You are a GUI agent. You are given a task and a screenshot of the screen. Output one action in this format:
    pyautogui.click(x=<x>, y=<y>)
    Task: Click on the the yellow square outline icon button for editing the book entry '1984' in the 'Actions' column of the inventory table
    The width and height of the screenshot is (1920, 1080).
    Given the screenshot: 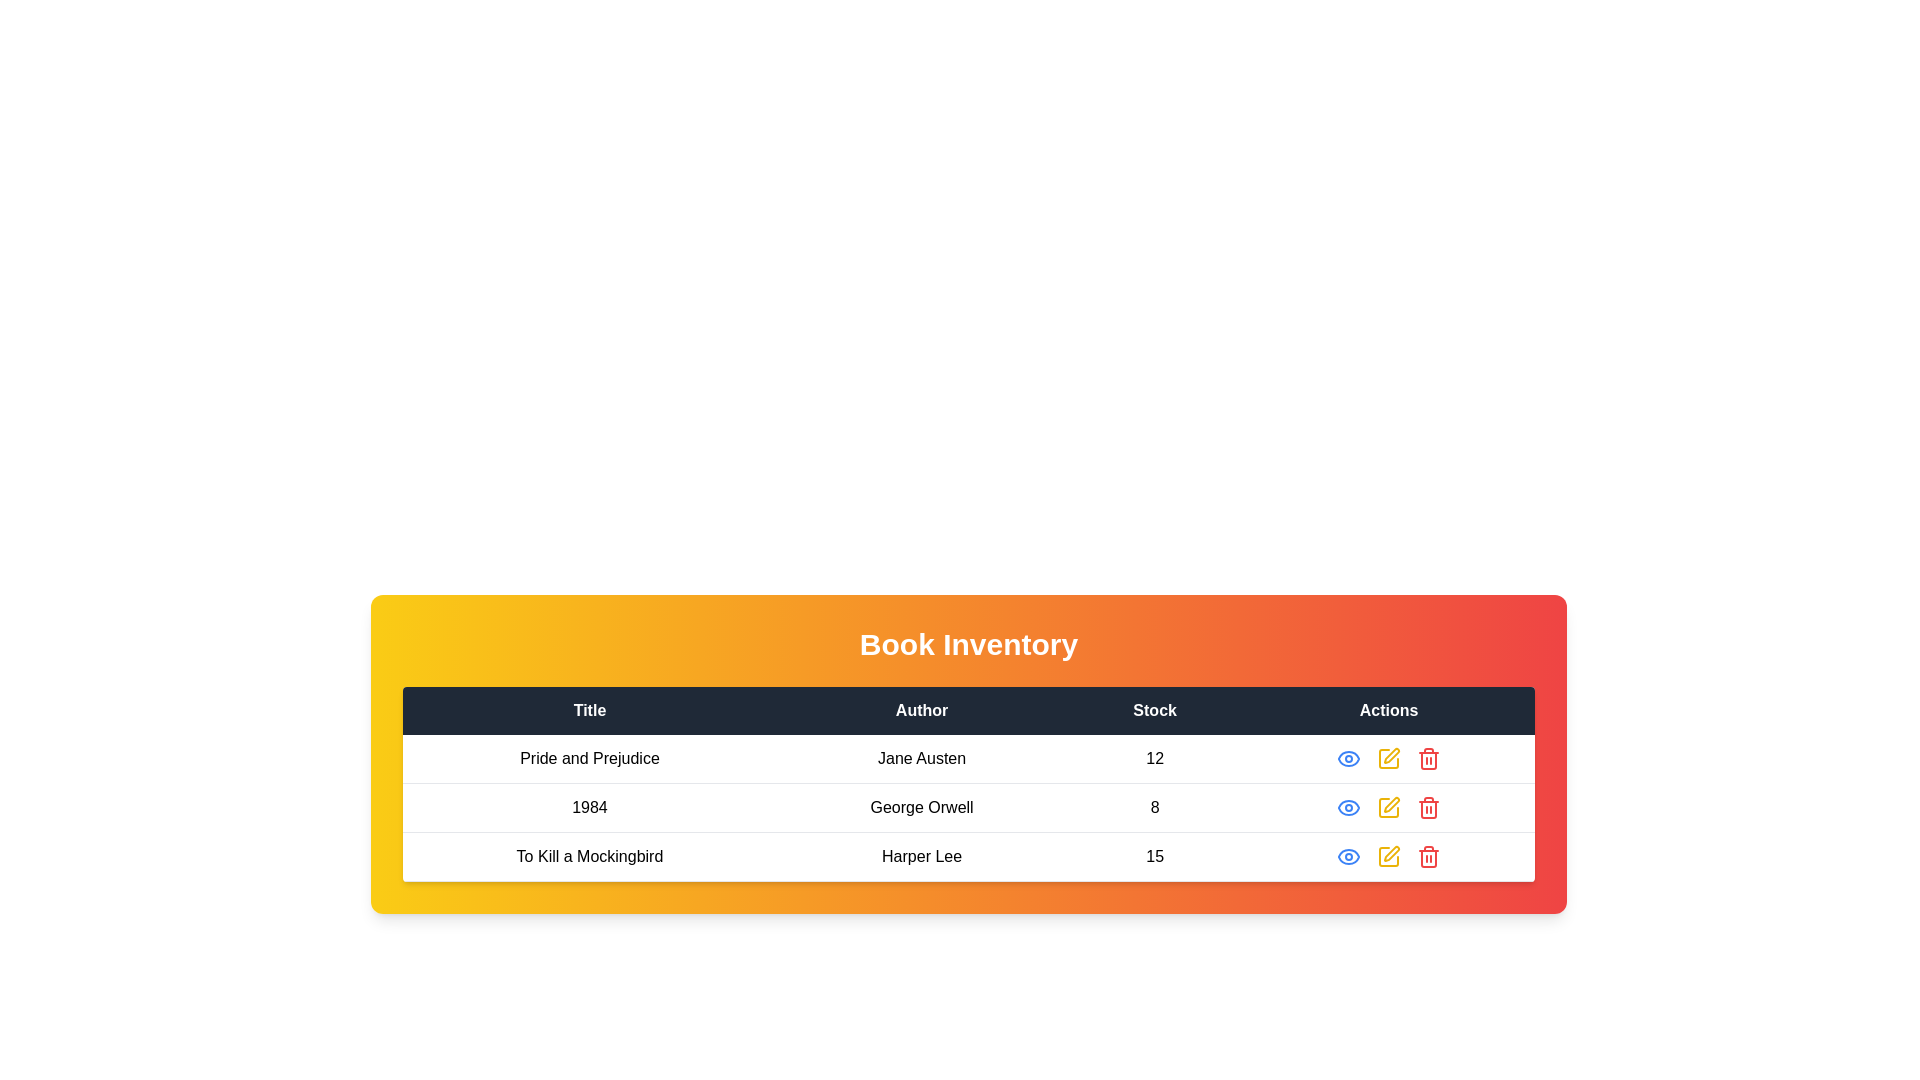 What is the action you would take?
    pyautogui.click(x=1388, y=806)
    